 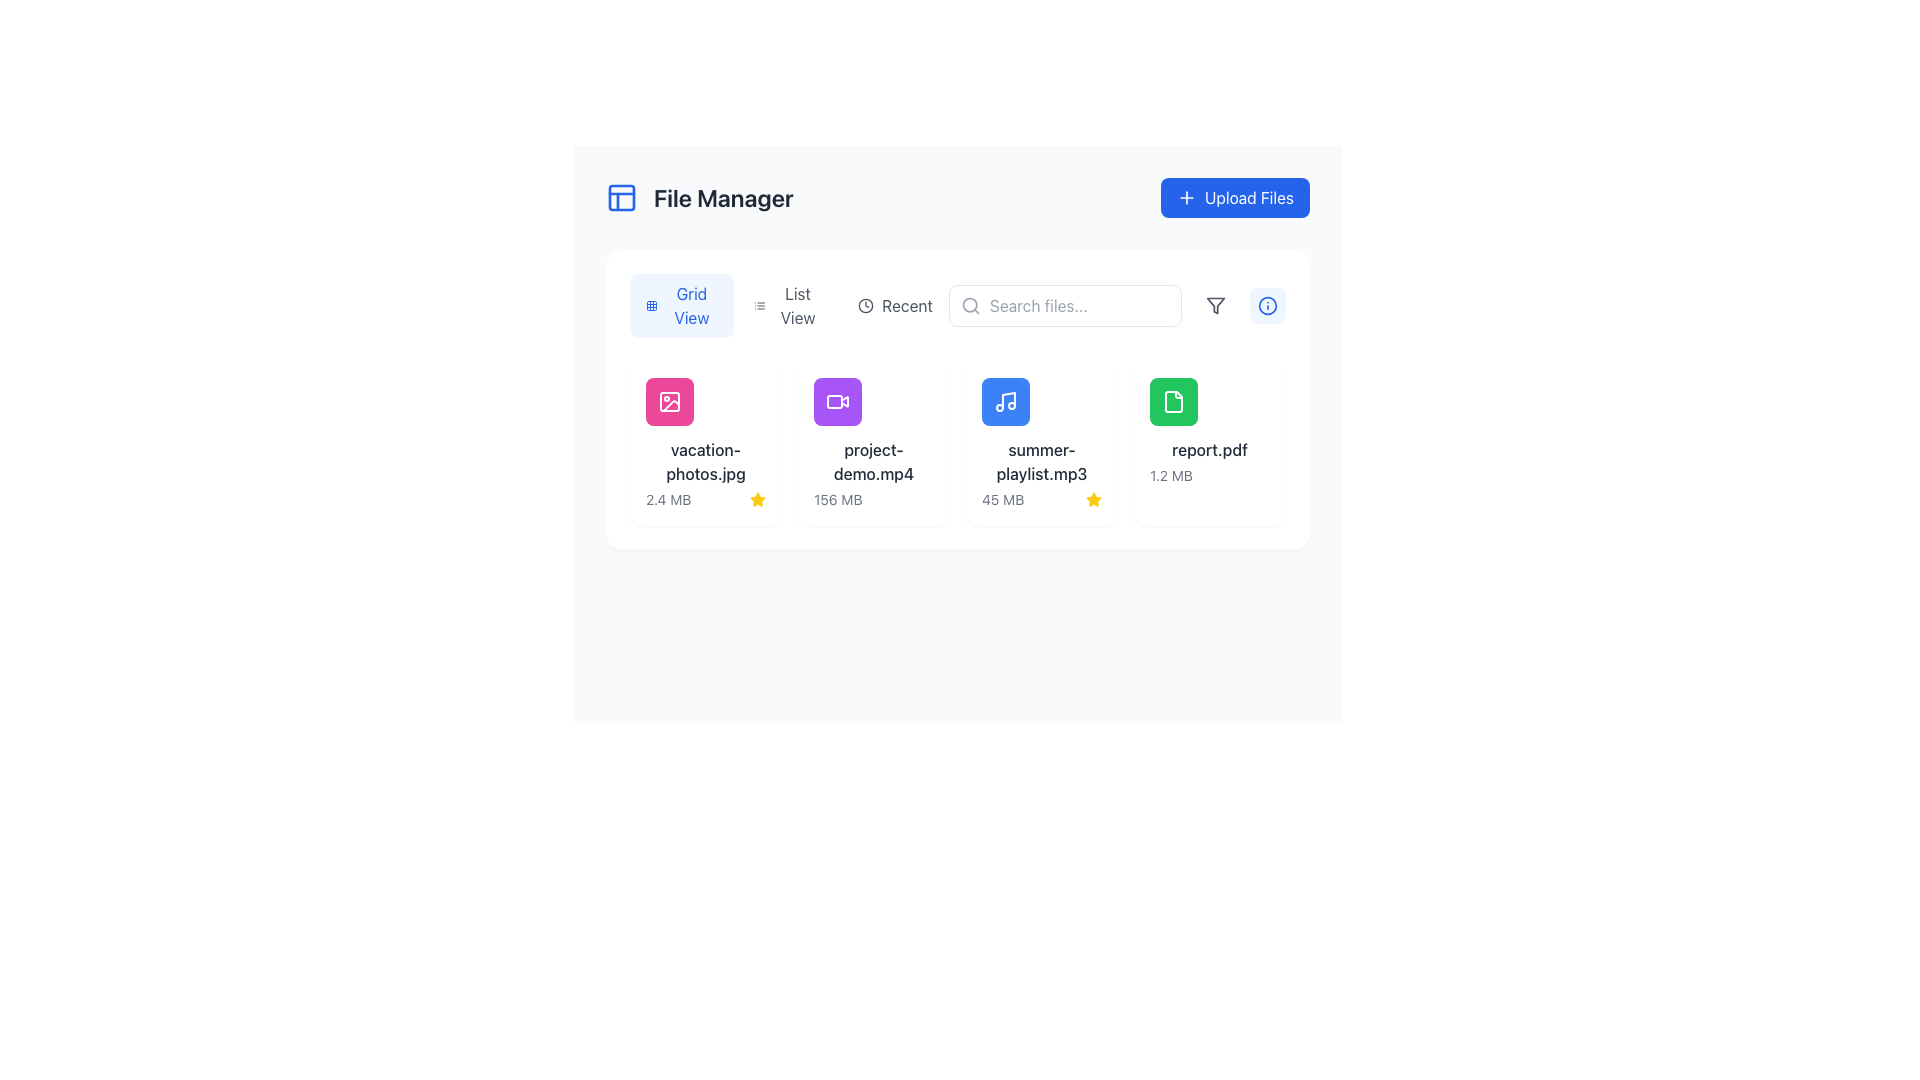 I want to click on the 'report.pdf' file entry in the file manager, so click(x=1208, y=431).